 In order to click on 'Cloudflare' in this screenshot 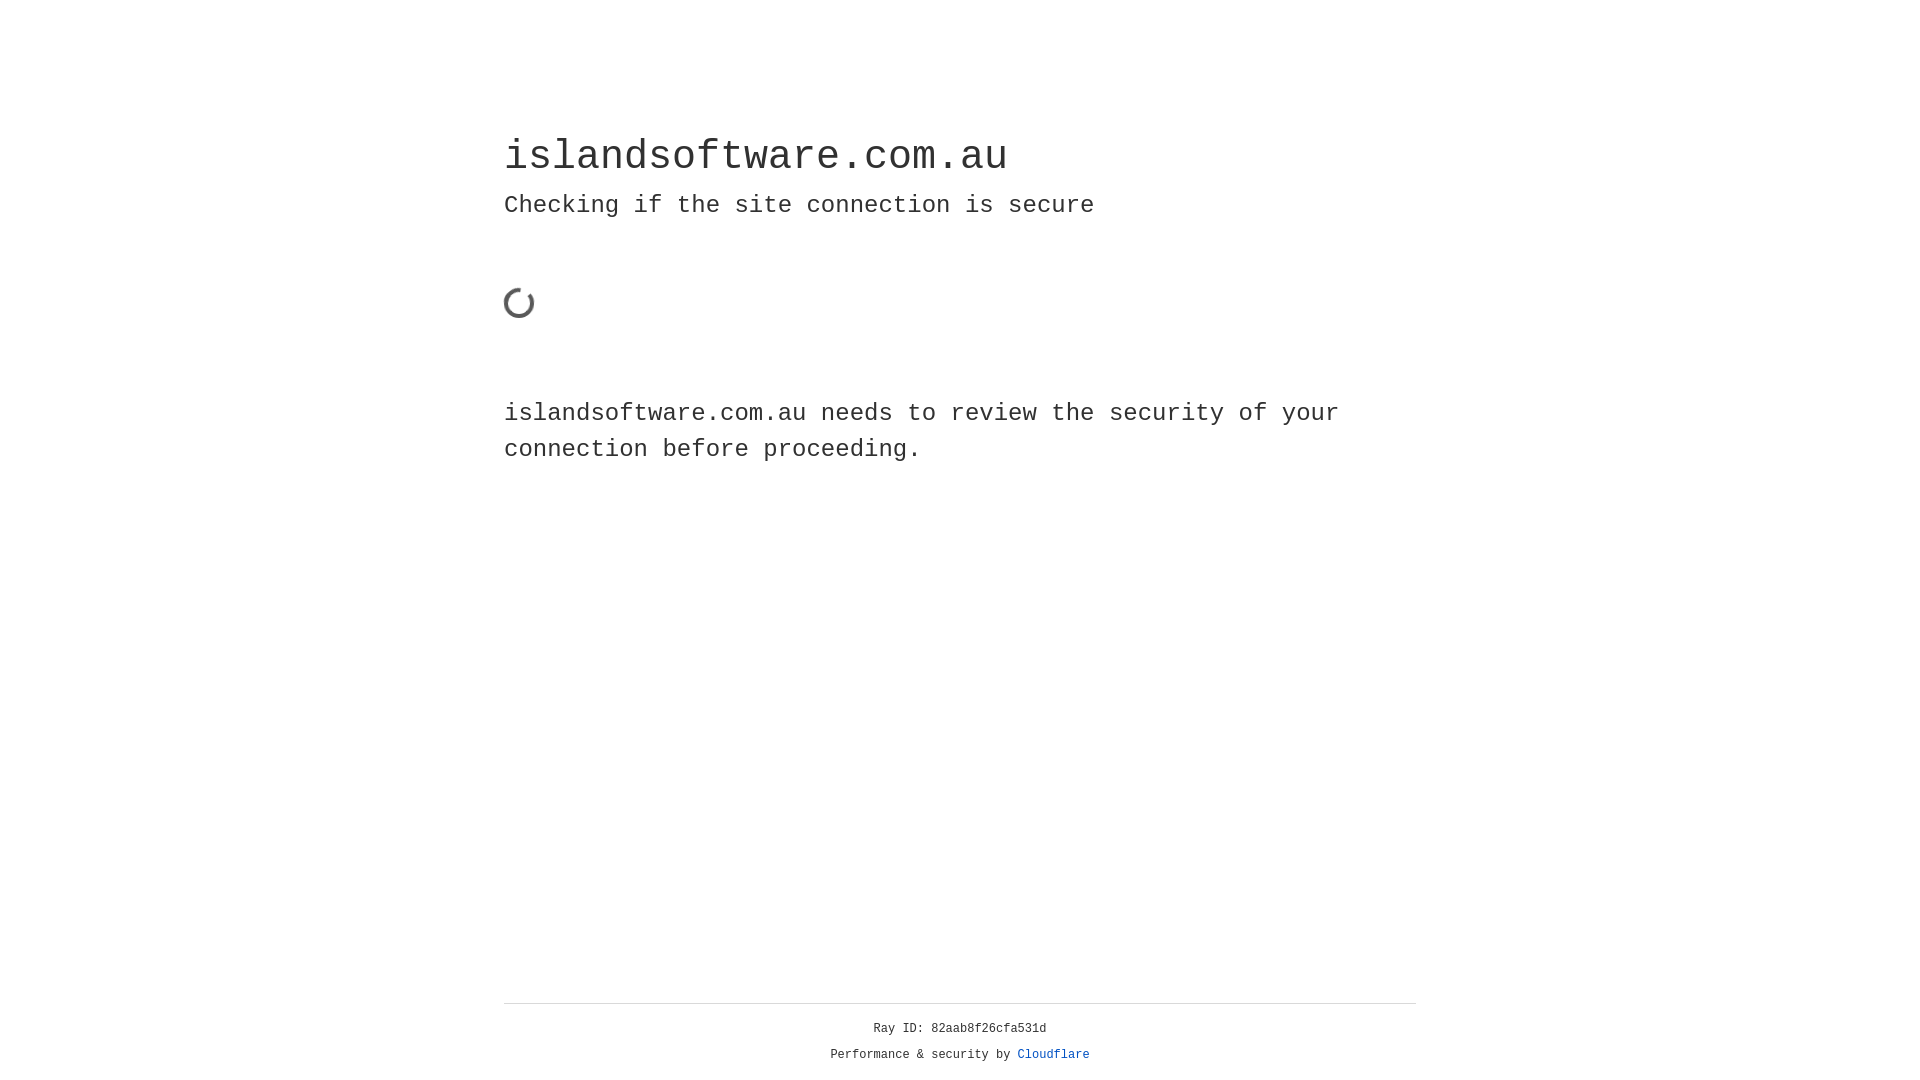, I will do `click(1053, 1054)`.